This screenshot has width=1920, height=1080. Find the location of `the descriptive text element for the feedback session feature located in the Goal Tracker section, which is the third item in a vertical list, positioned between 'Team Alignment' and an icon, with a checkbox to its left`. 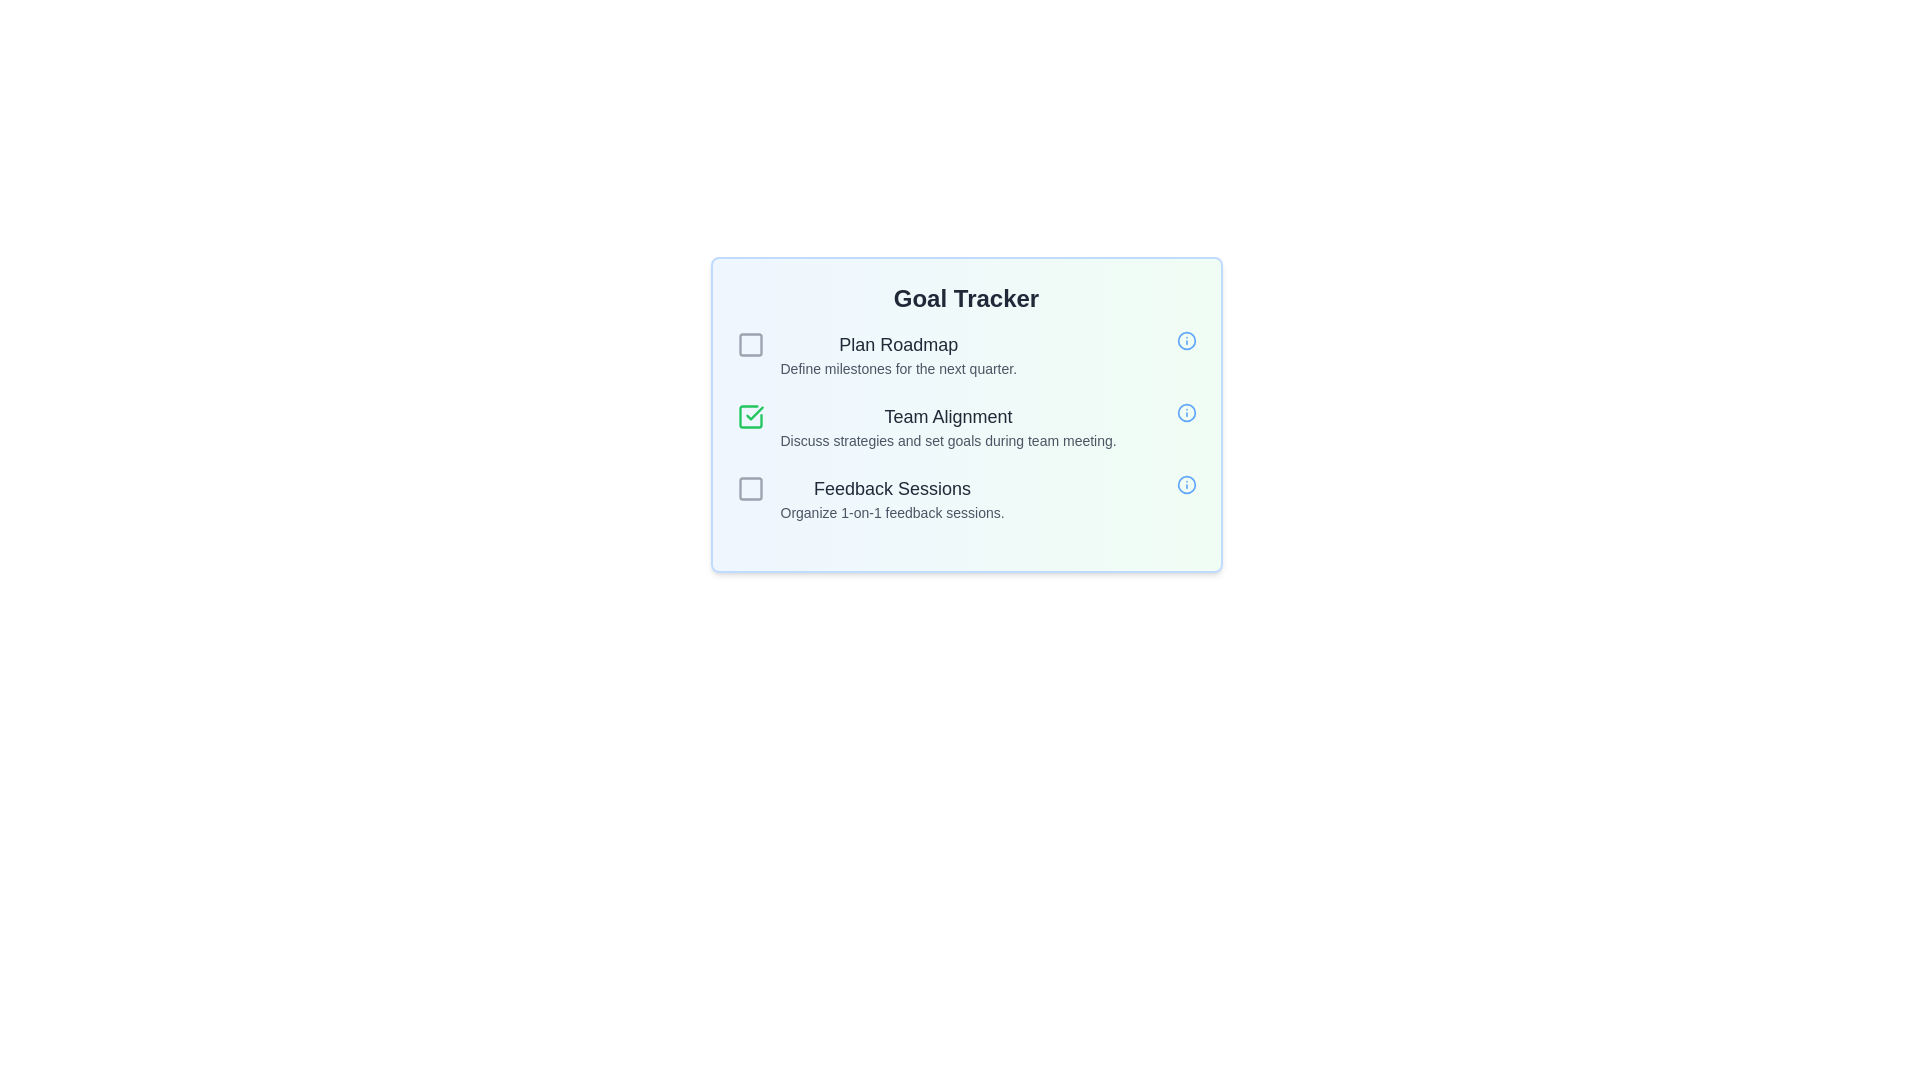

the descriptive text element for the feedback session feature located in the Goal Tracker section, which is the third item in a vertical list, positioned between 'Team Alignment' and an icon, with a checkbox to its left is located at coordinates (891, 497).